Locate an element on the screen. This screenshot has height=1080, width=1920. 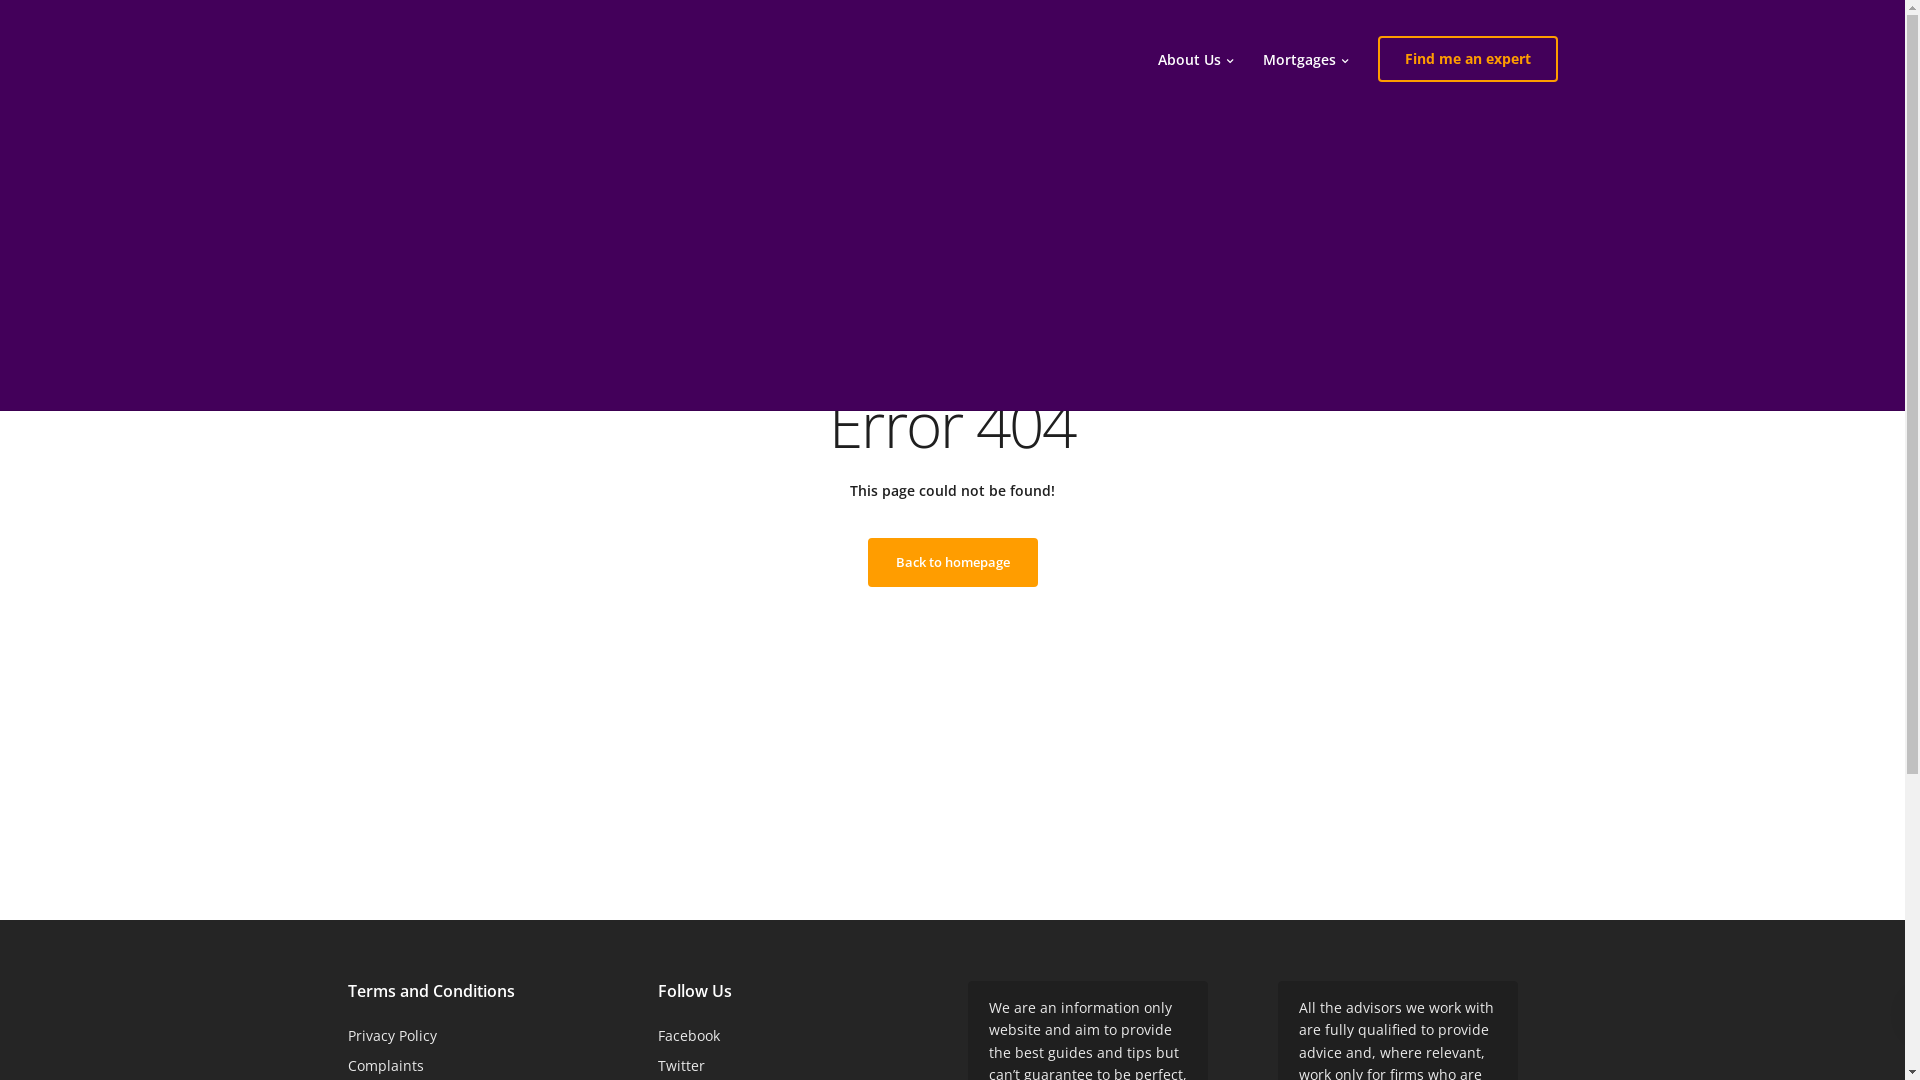
'Facebook' is located at coordinates (657, 1035).